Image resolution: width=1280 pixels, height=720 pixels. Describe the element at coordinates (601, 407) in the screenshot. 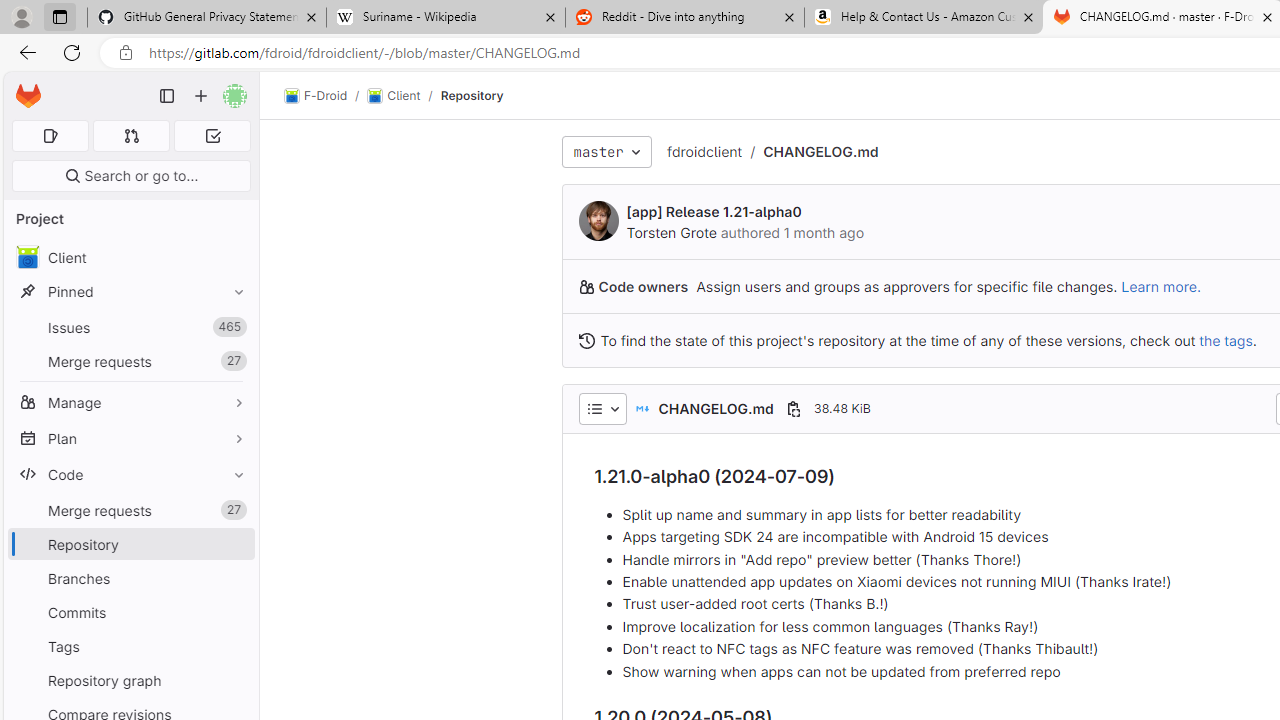

I see `'AutomationID: dropdown-toggle-btn-50'` at that location.